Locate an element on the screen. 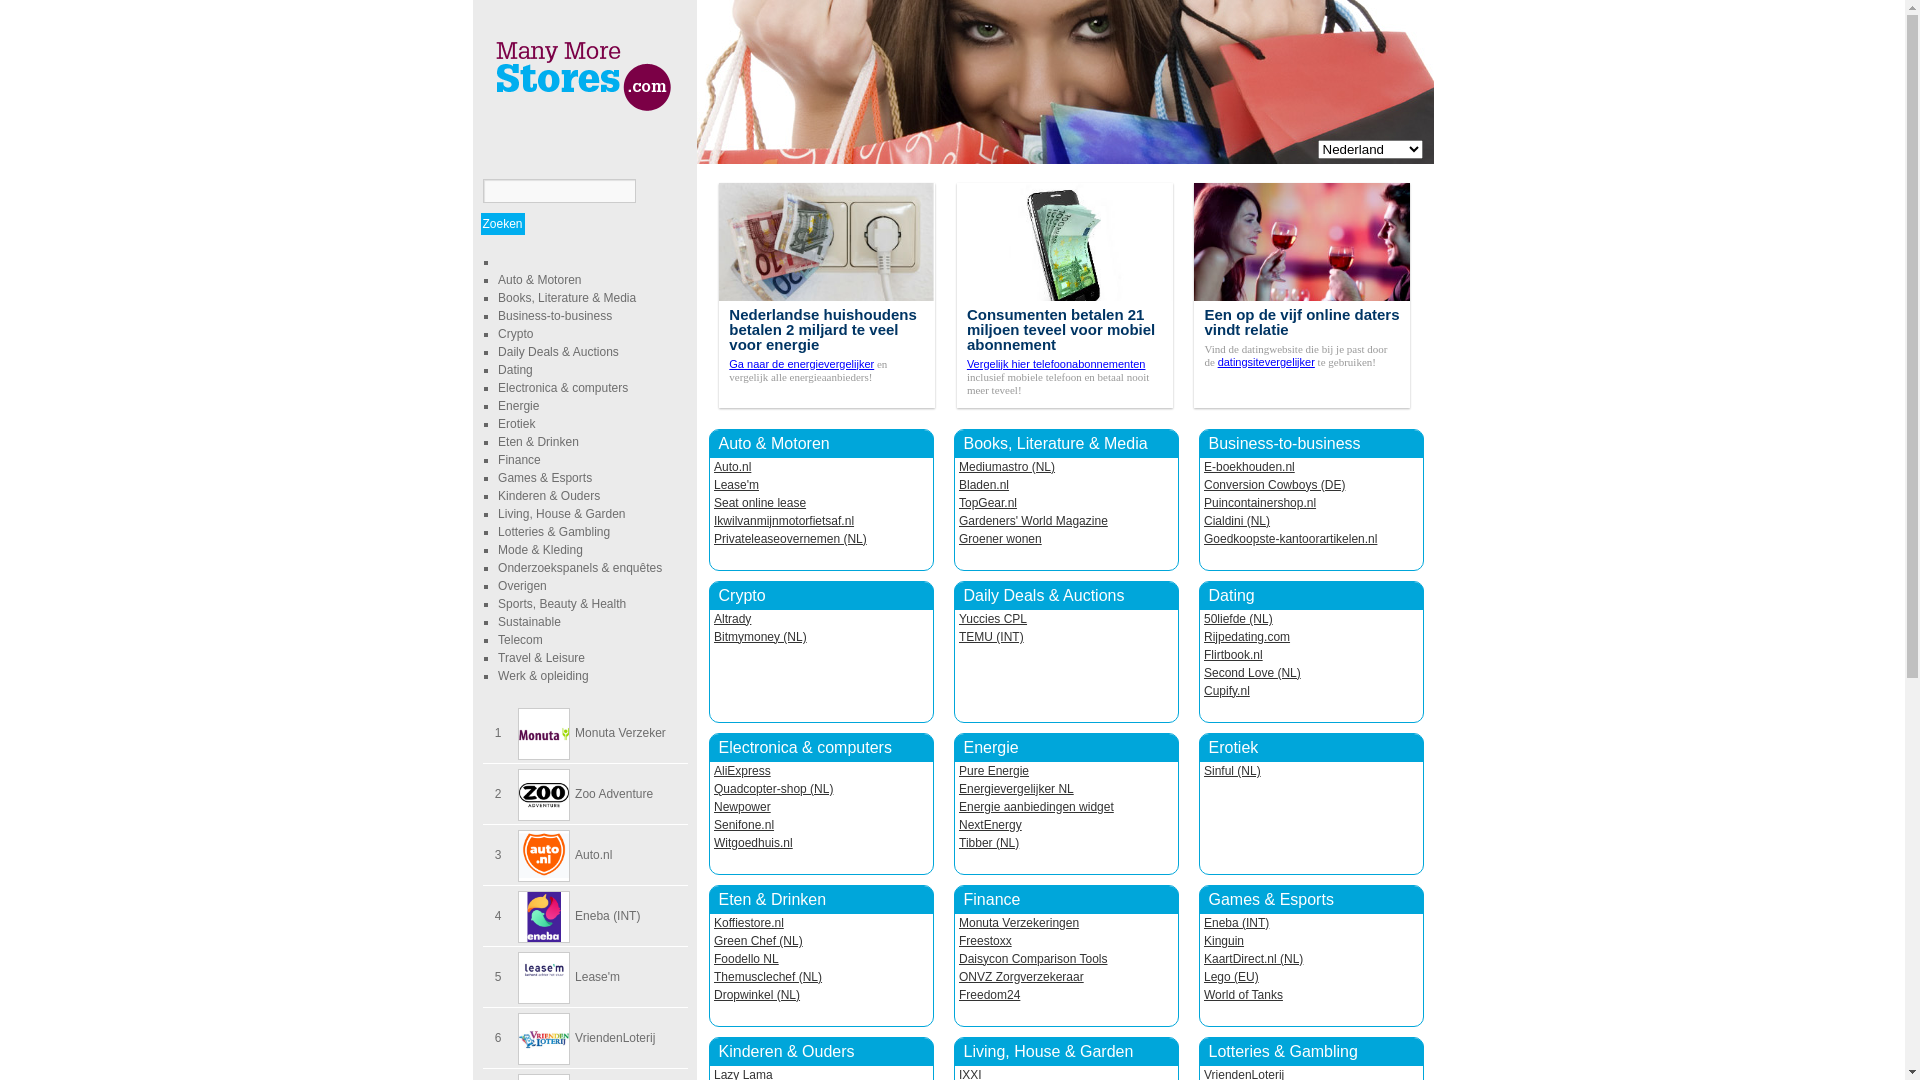 Image resolution: width=1920 pixels, height=1080 pixels. 'Green Chef (NL)' is located at coordinates (757, 941).